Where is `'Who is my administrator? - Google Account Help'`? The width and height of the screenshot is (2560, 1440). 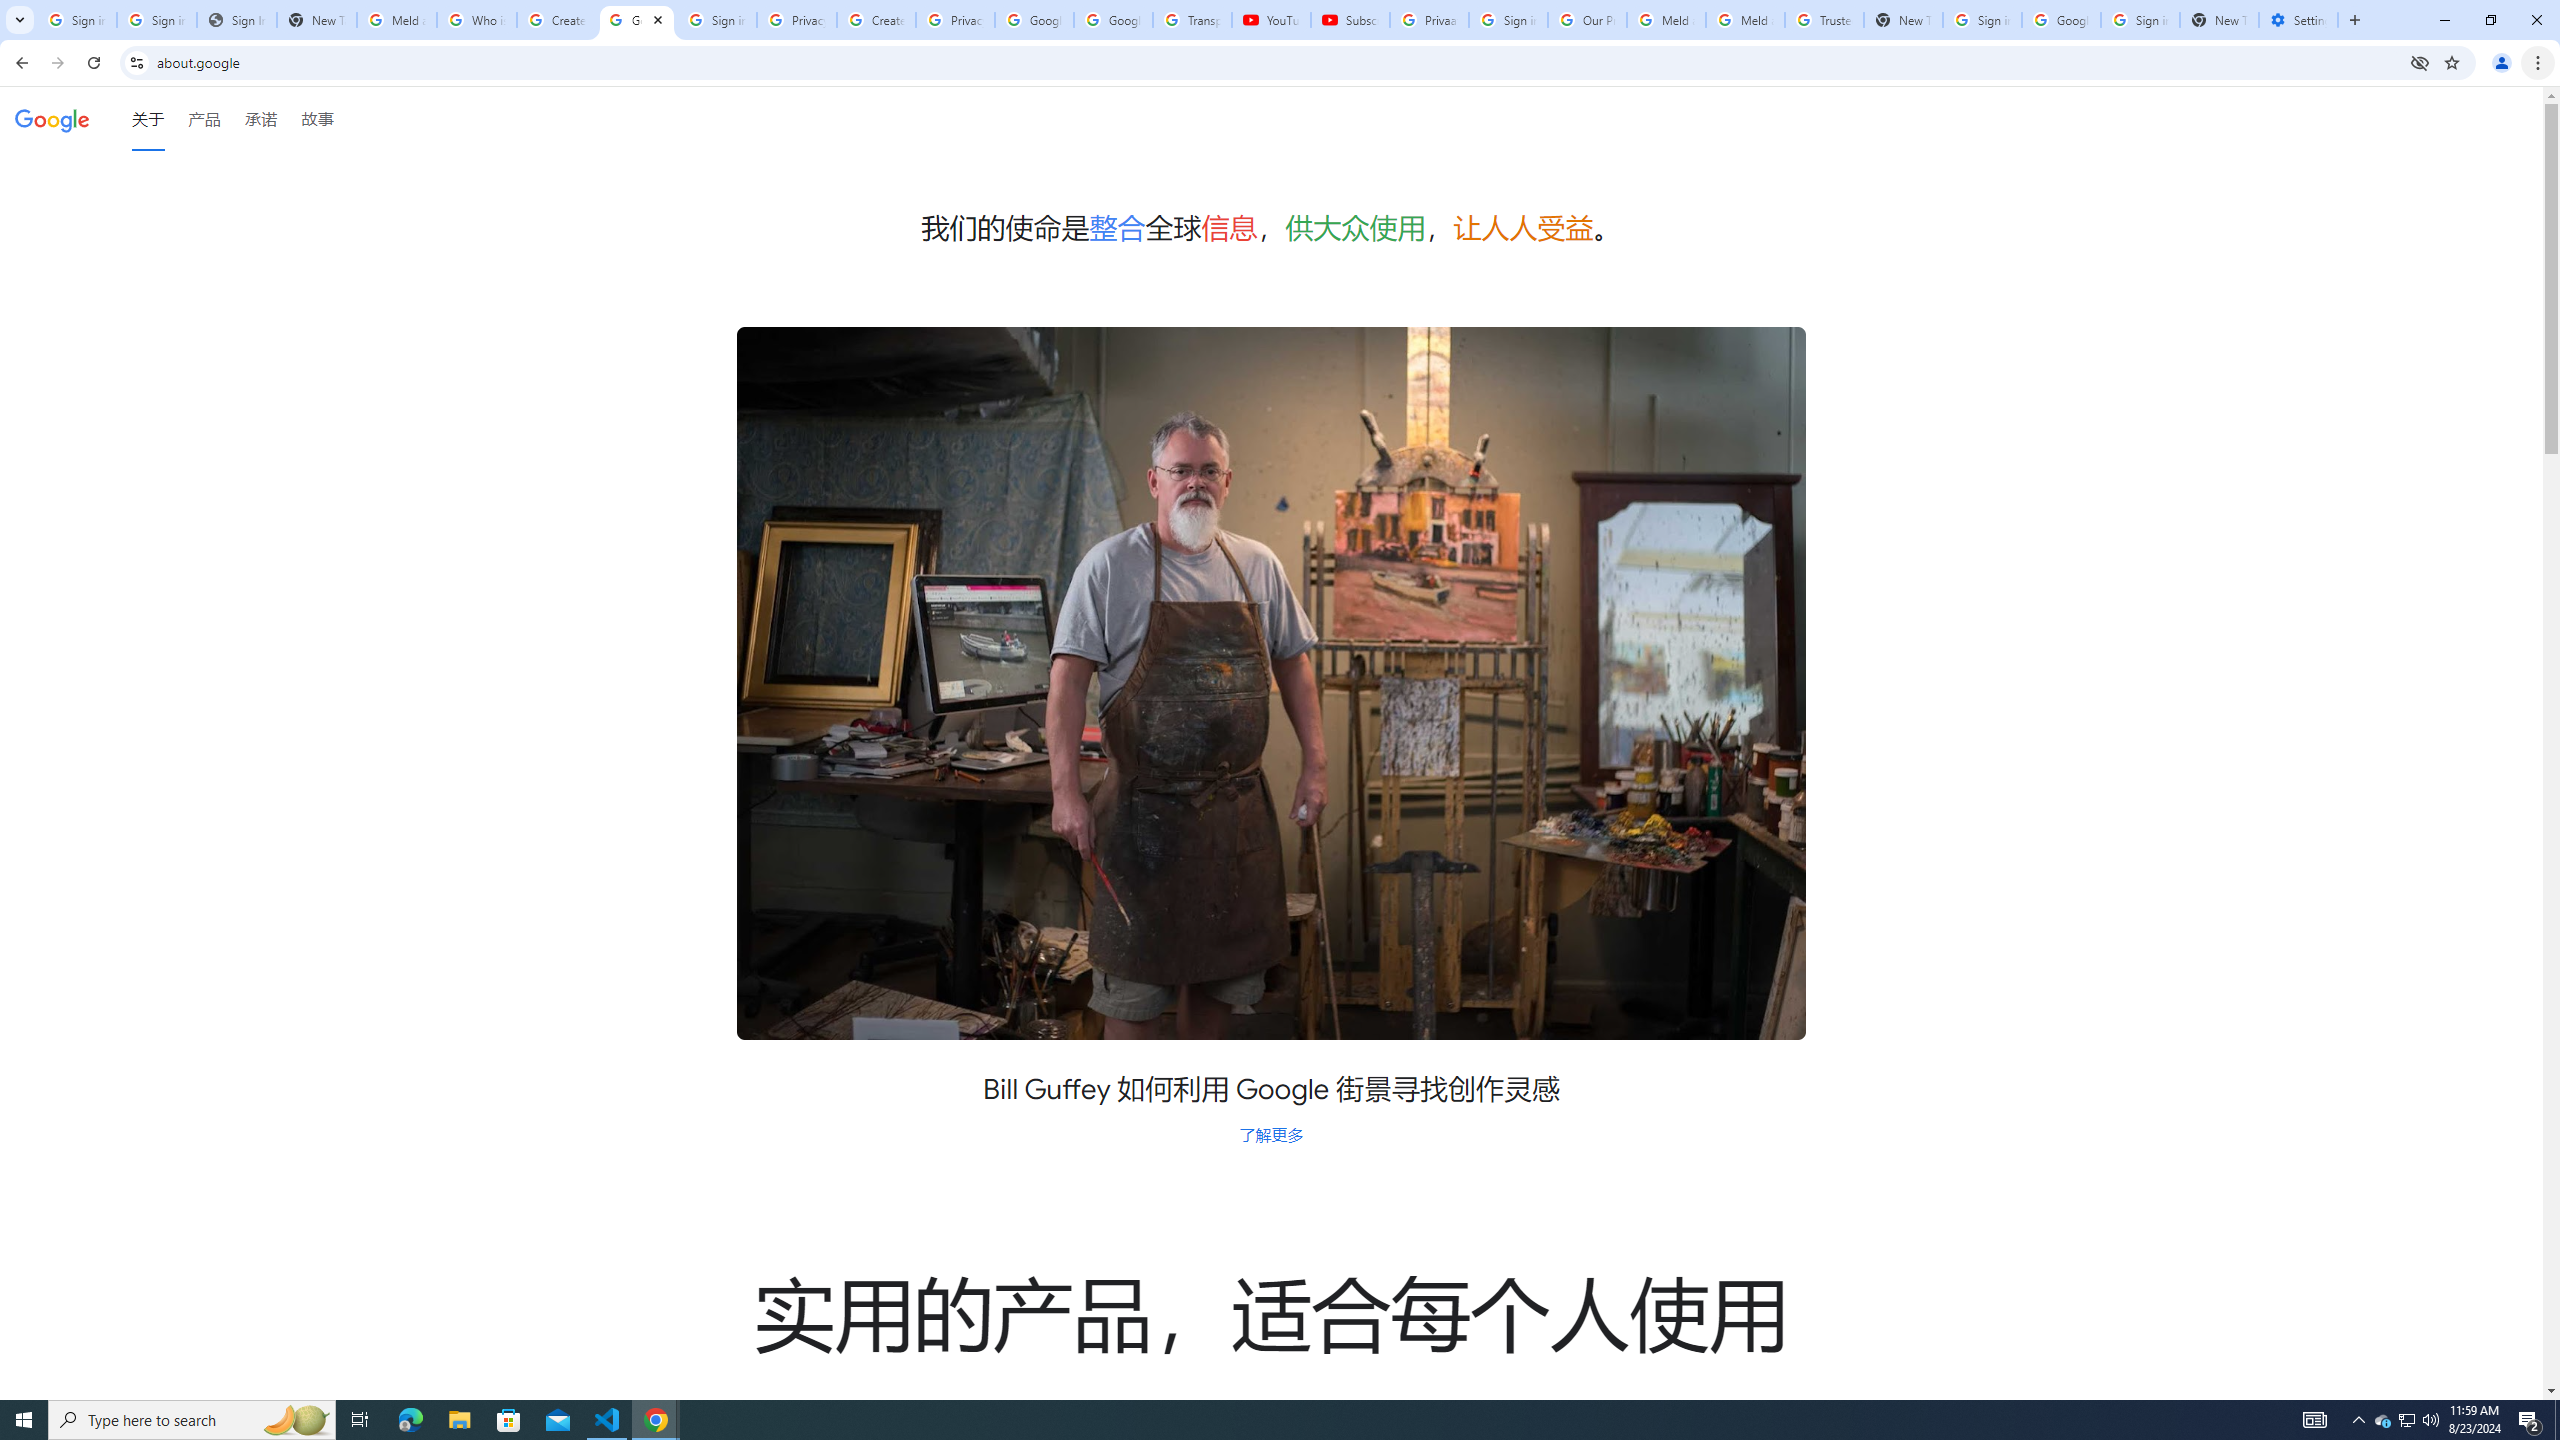 'Who is my administrator? - Google Account Help' is located at coordinates (476, 19).